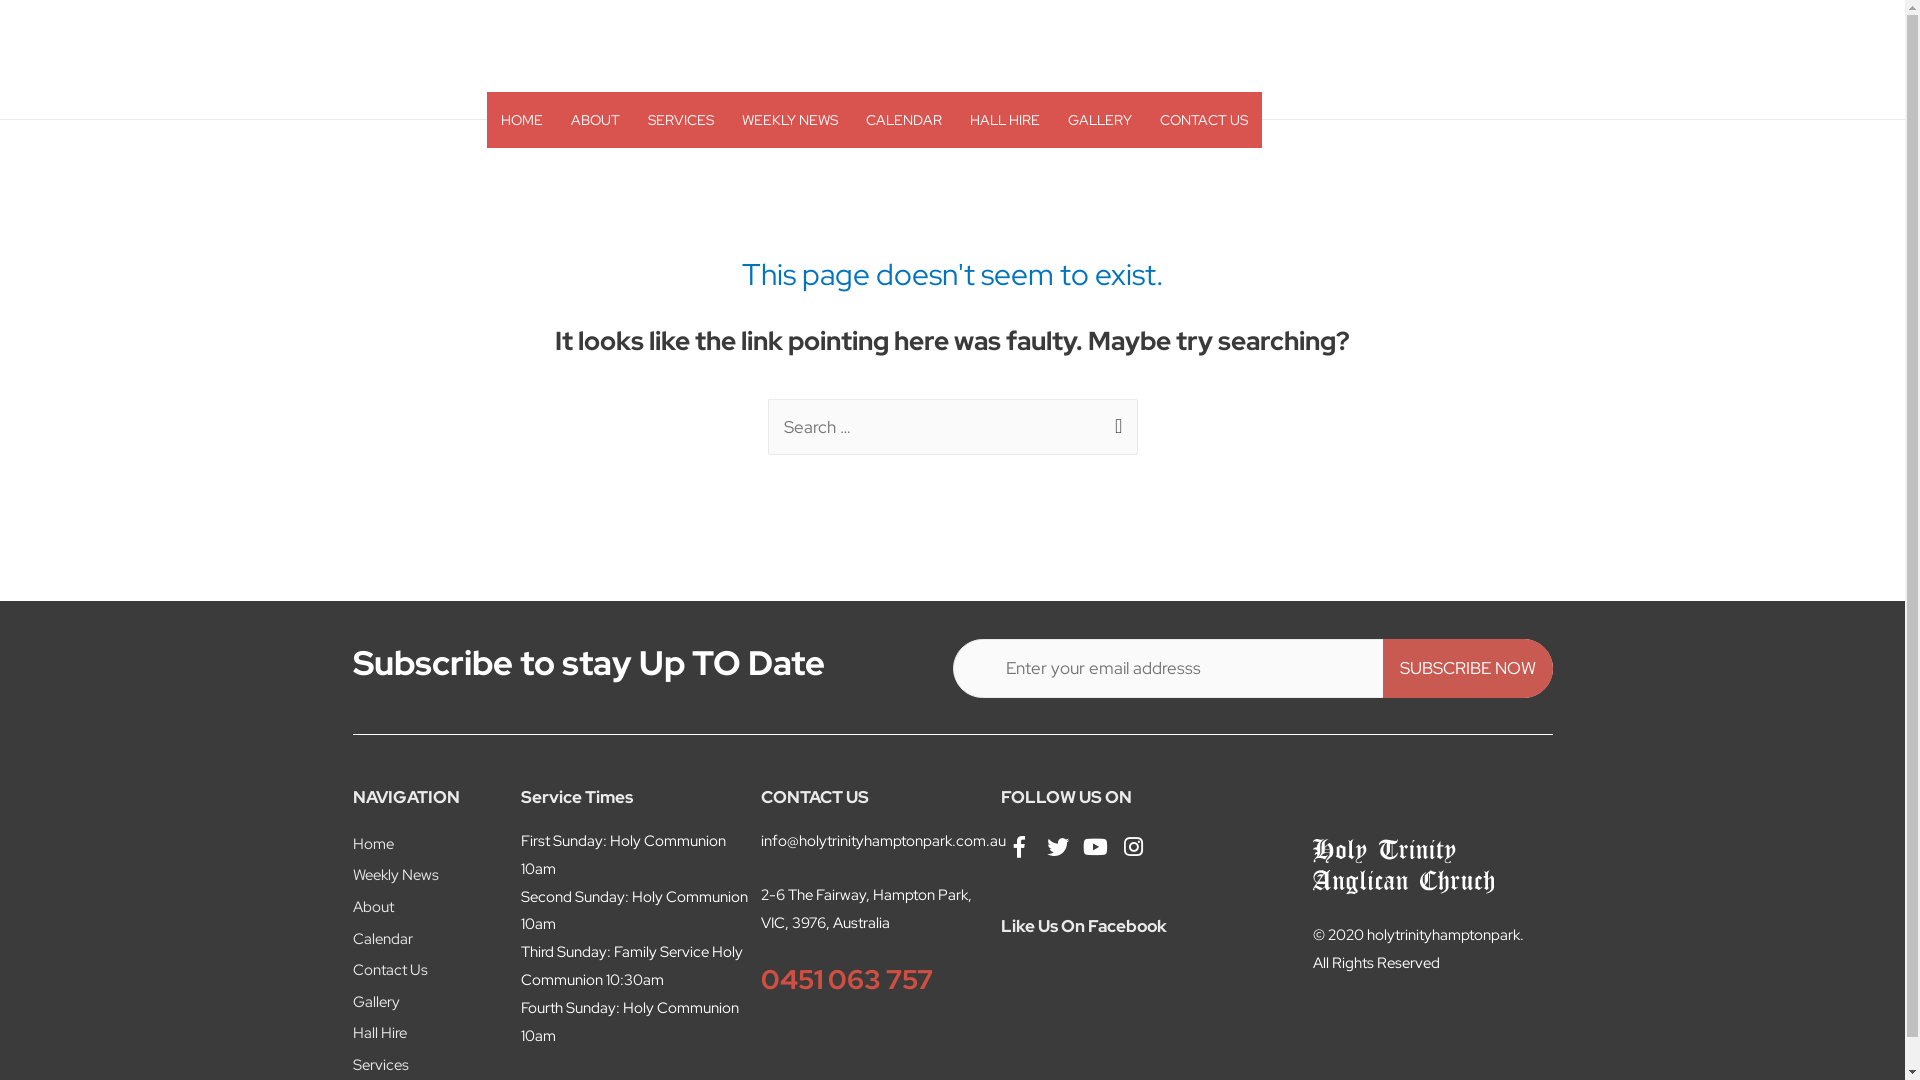  What do you see at coordinates (593, 119) in the screenshot?
I see `'ABOUT'` at bounding box center [593, 119].